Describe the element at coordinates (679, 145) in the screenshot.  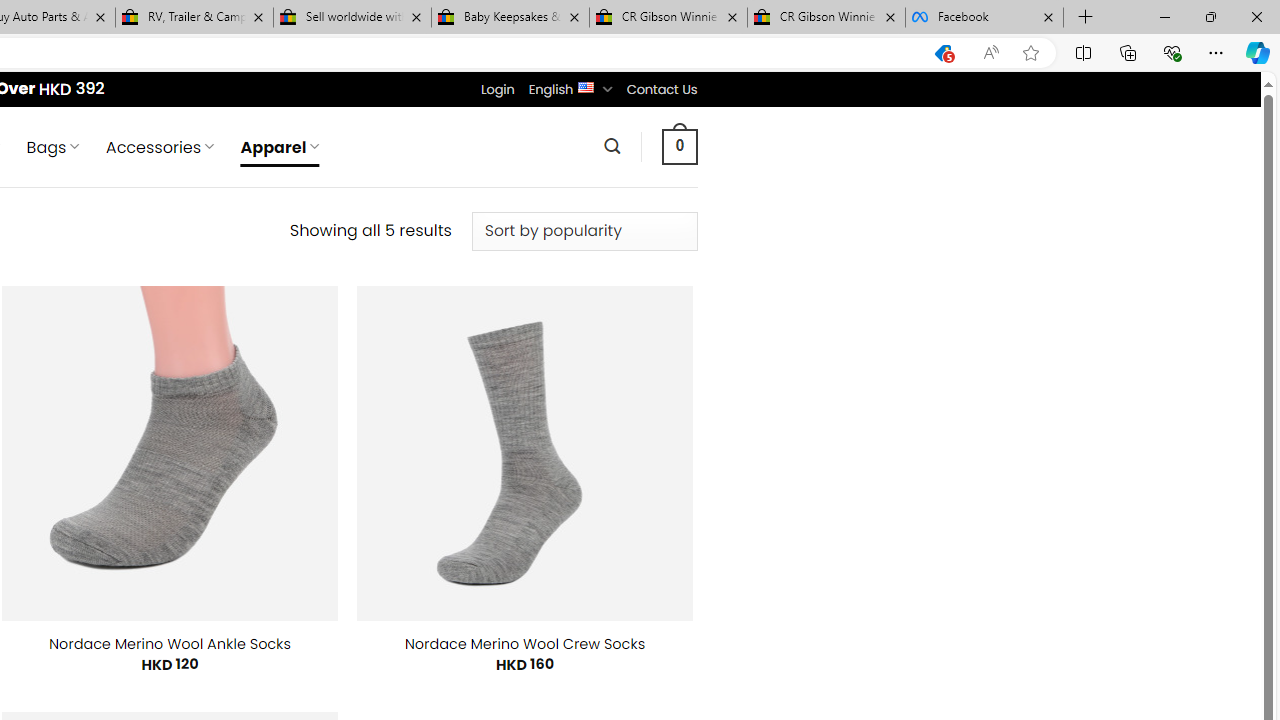
I see `'  0  '` at that location.